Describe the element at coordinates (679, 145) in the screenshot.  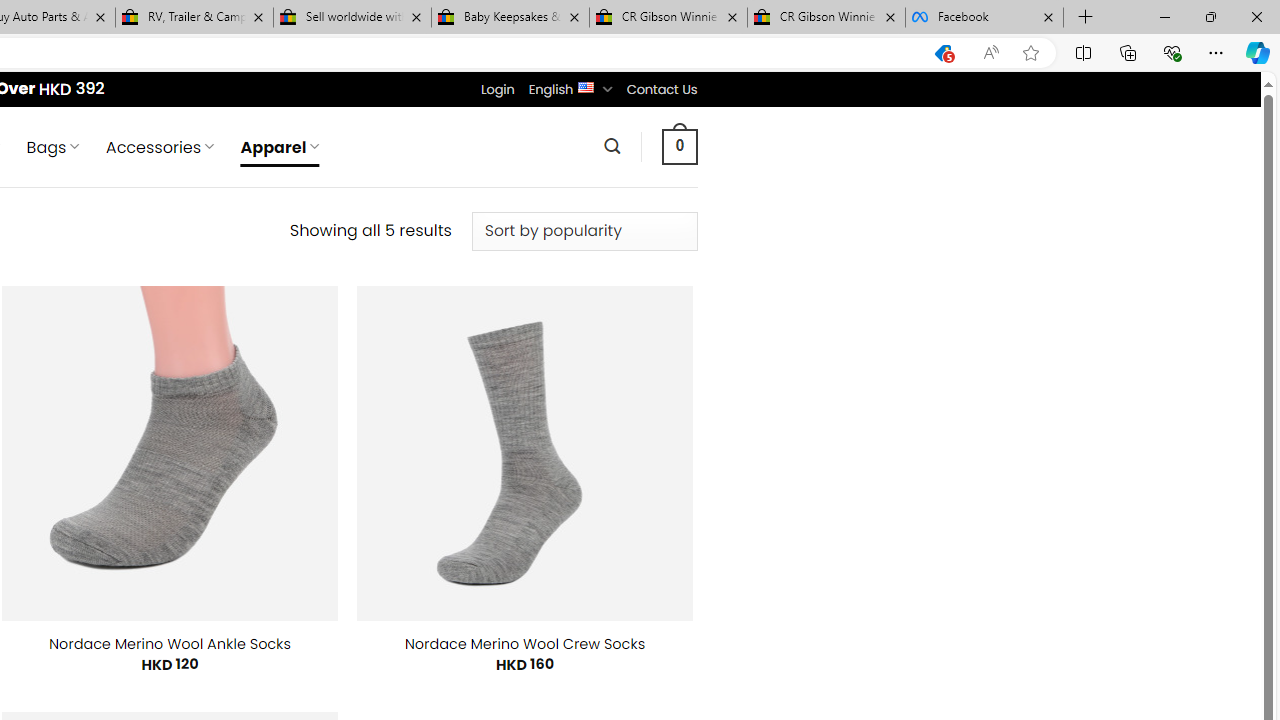
I see `'  0  '` at that location.